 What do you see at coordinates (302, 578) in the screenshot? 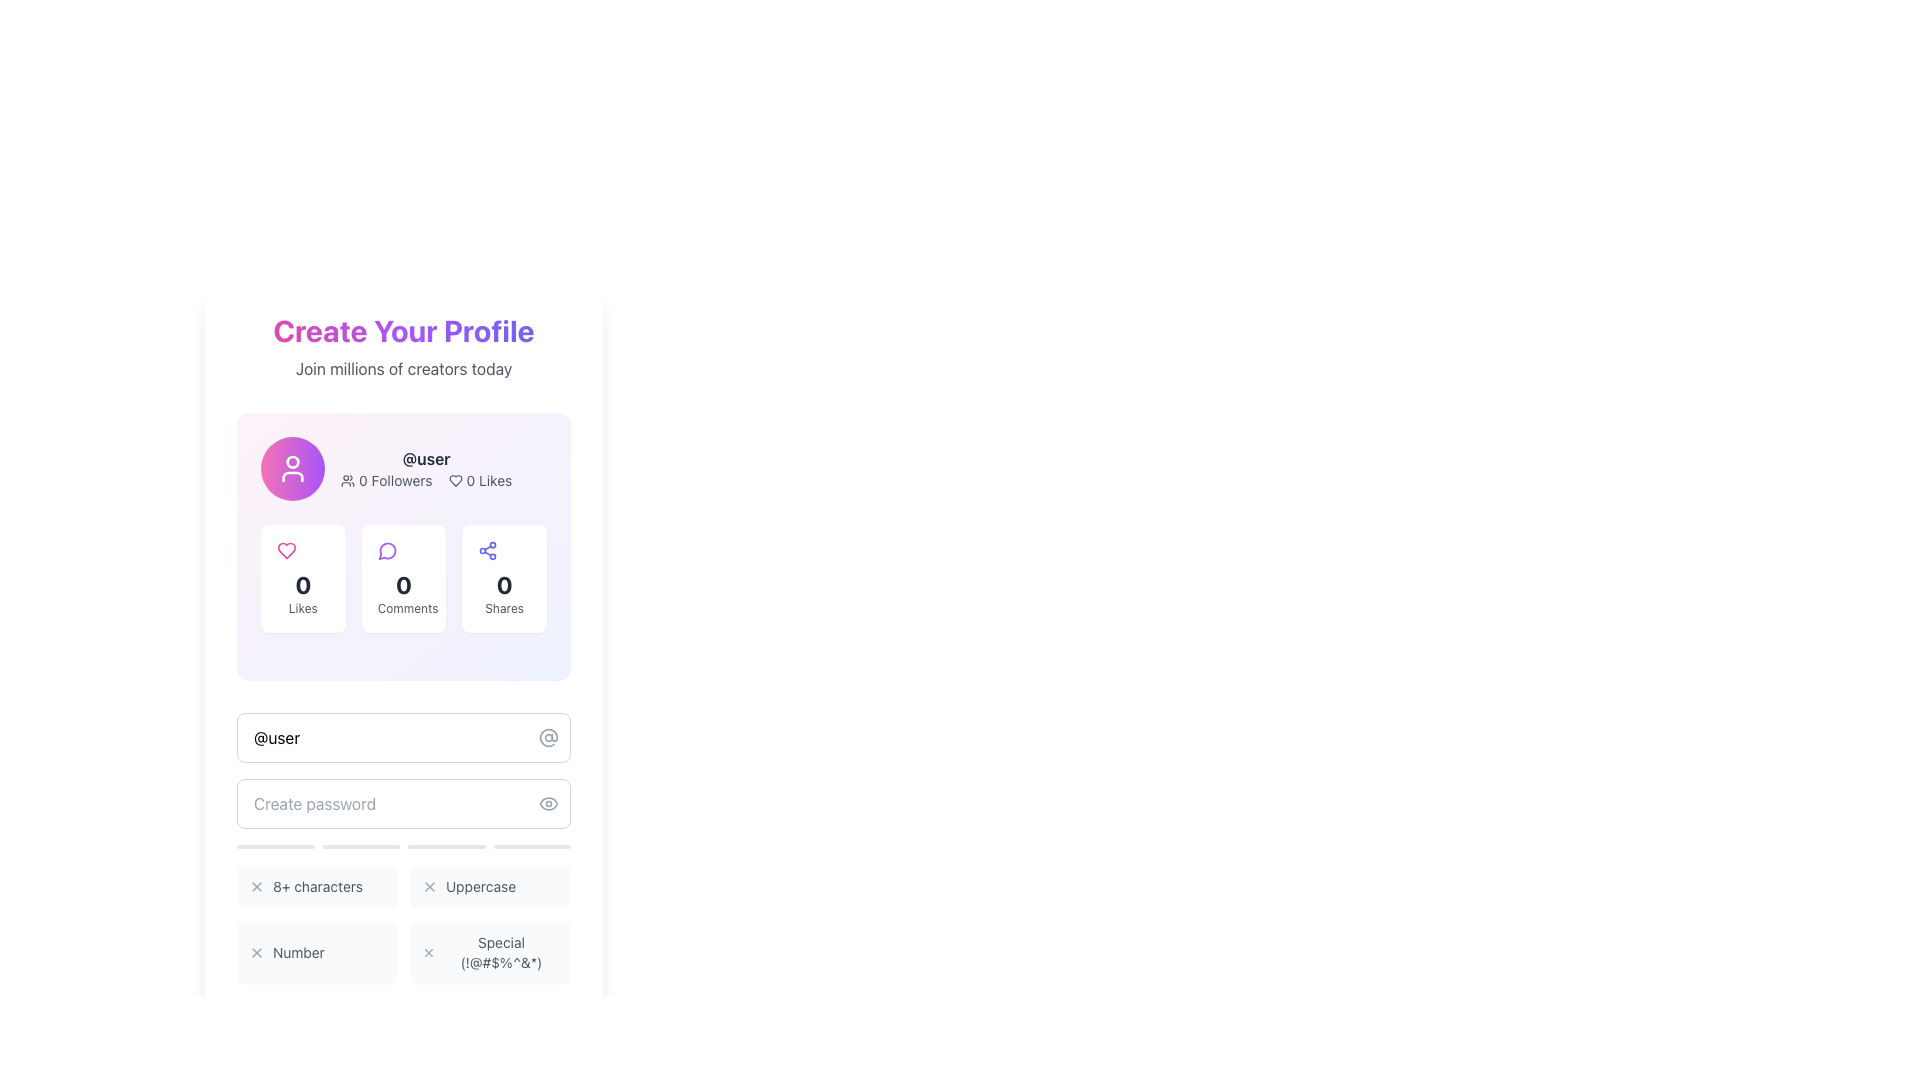
I see `the first statistical display widget that shows the number of likes received, located in the leftmost column below the user's profile picture` at bounding box center [302, 578].